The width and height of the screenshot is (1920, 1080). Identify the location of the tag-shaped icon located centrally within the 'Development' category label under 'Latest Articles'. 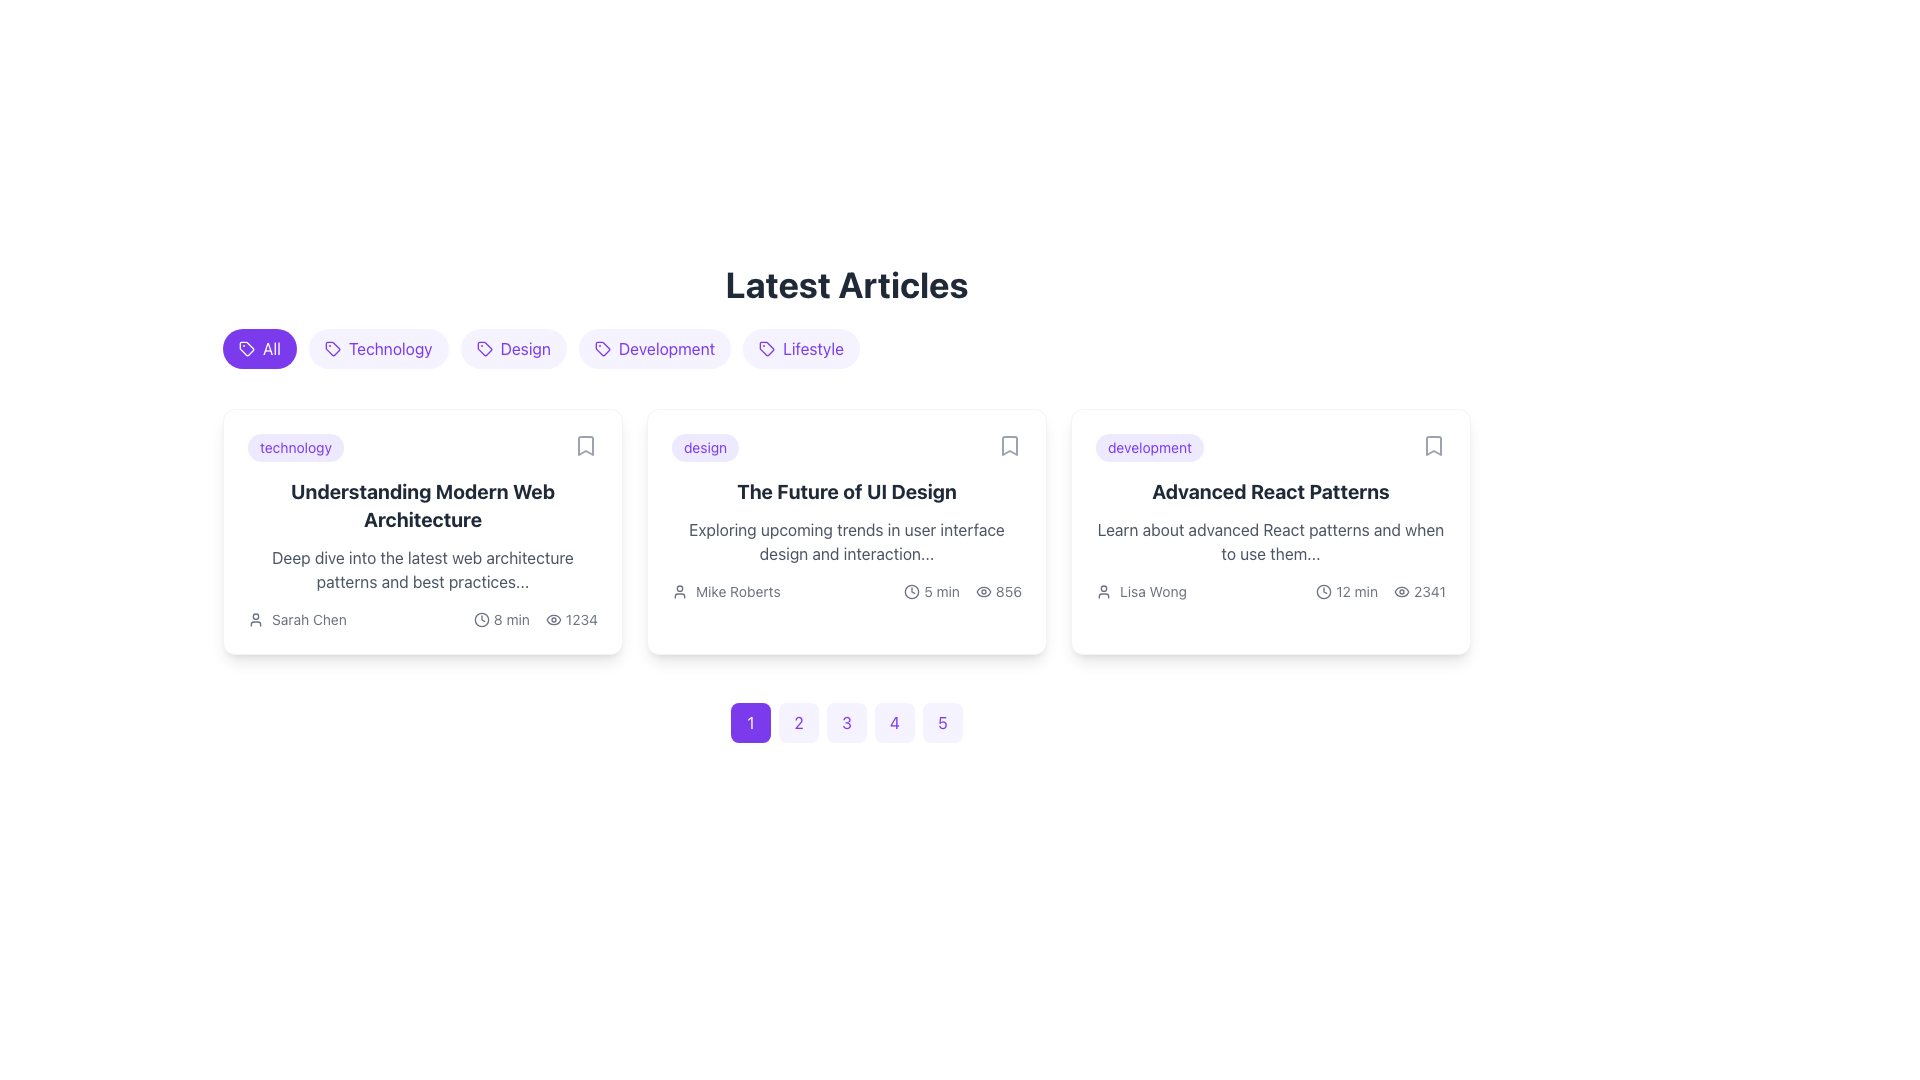
(601, 347).